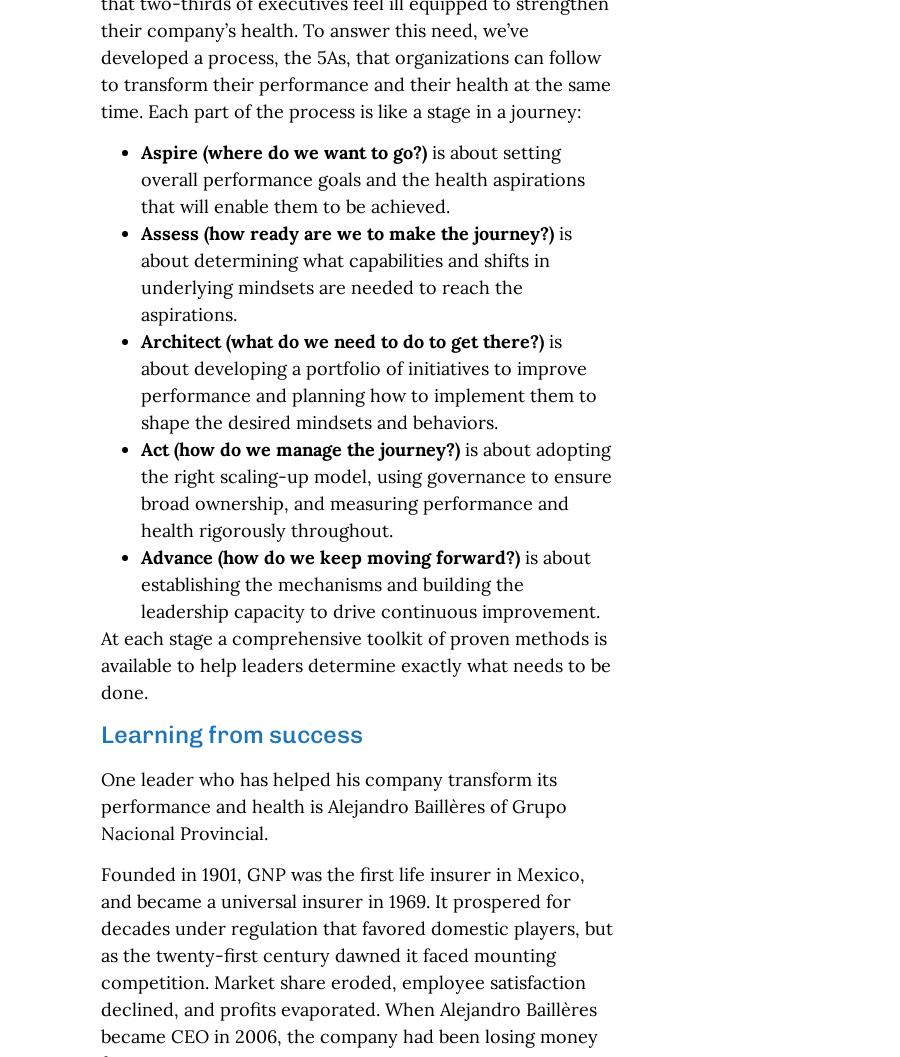 Image resolution: width=900 pixels, height=1057 pixels. I want to click on 'is about establishing the mechanisms and building the leadership capacity to drive continuous improvement.', so click(369, 583).